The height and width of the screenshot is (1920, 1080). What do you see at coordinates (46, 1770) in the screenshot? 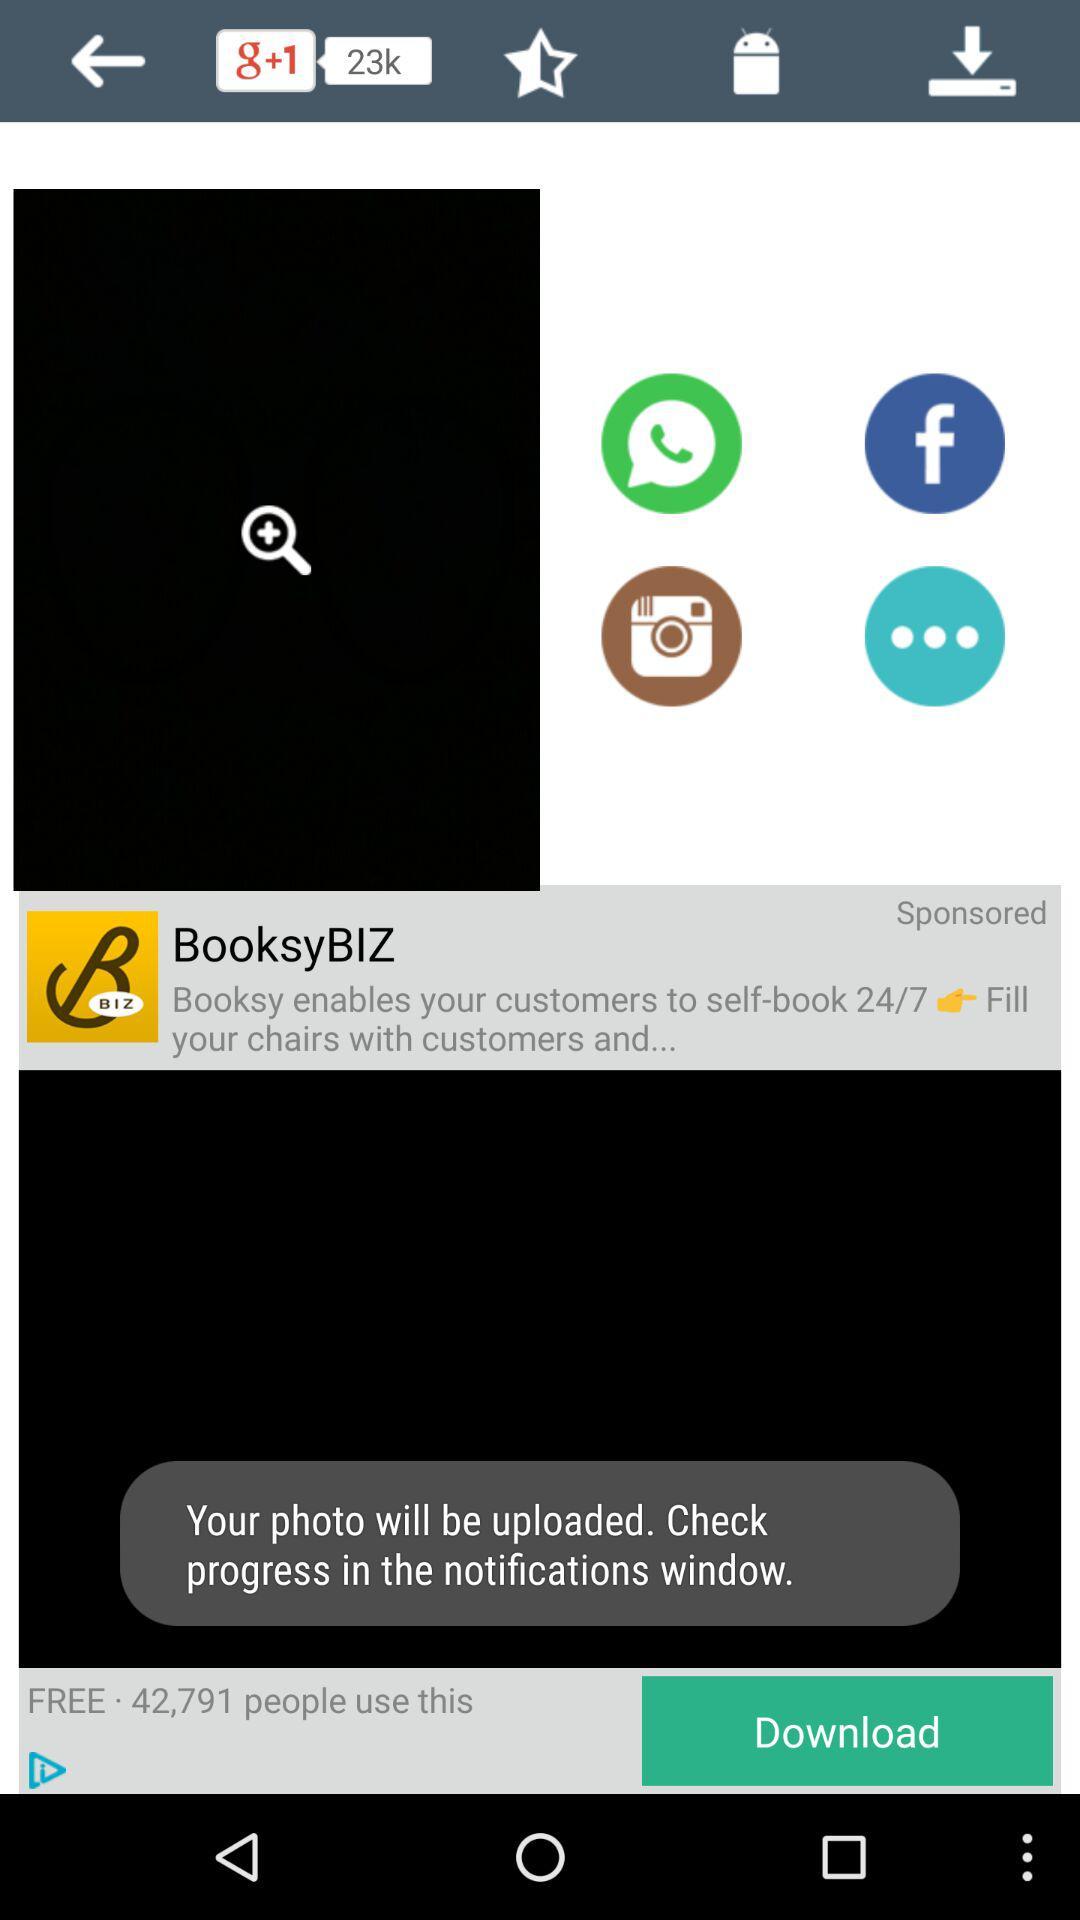
I see `the play image option to the left of the text download` at bounding box center [46, 1770].